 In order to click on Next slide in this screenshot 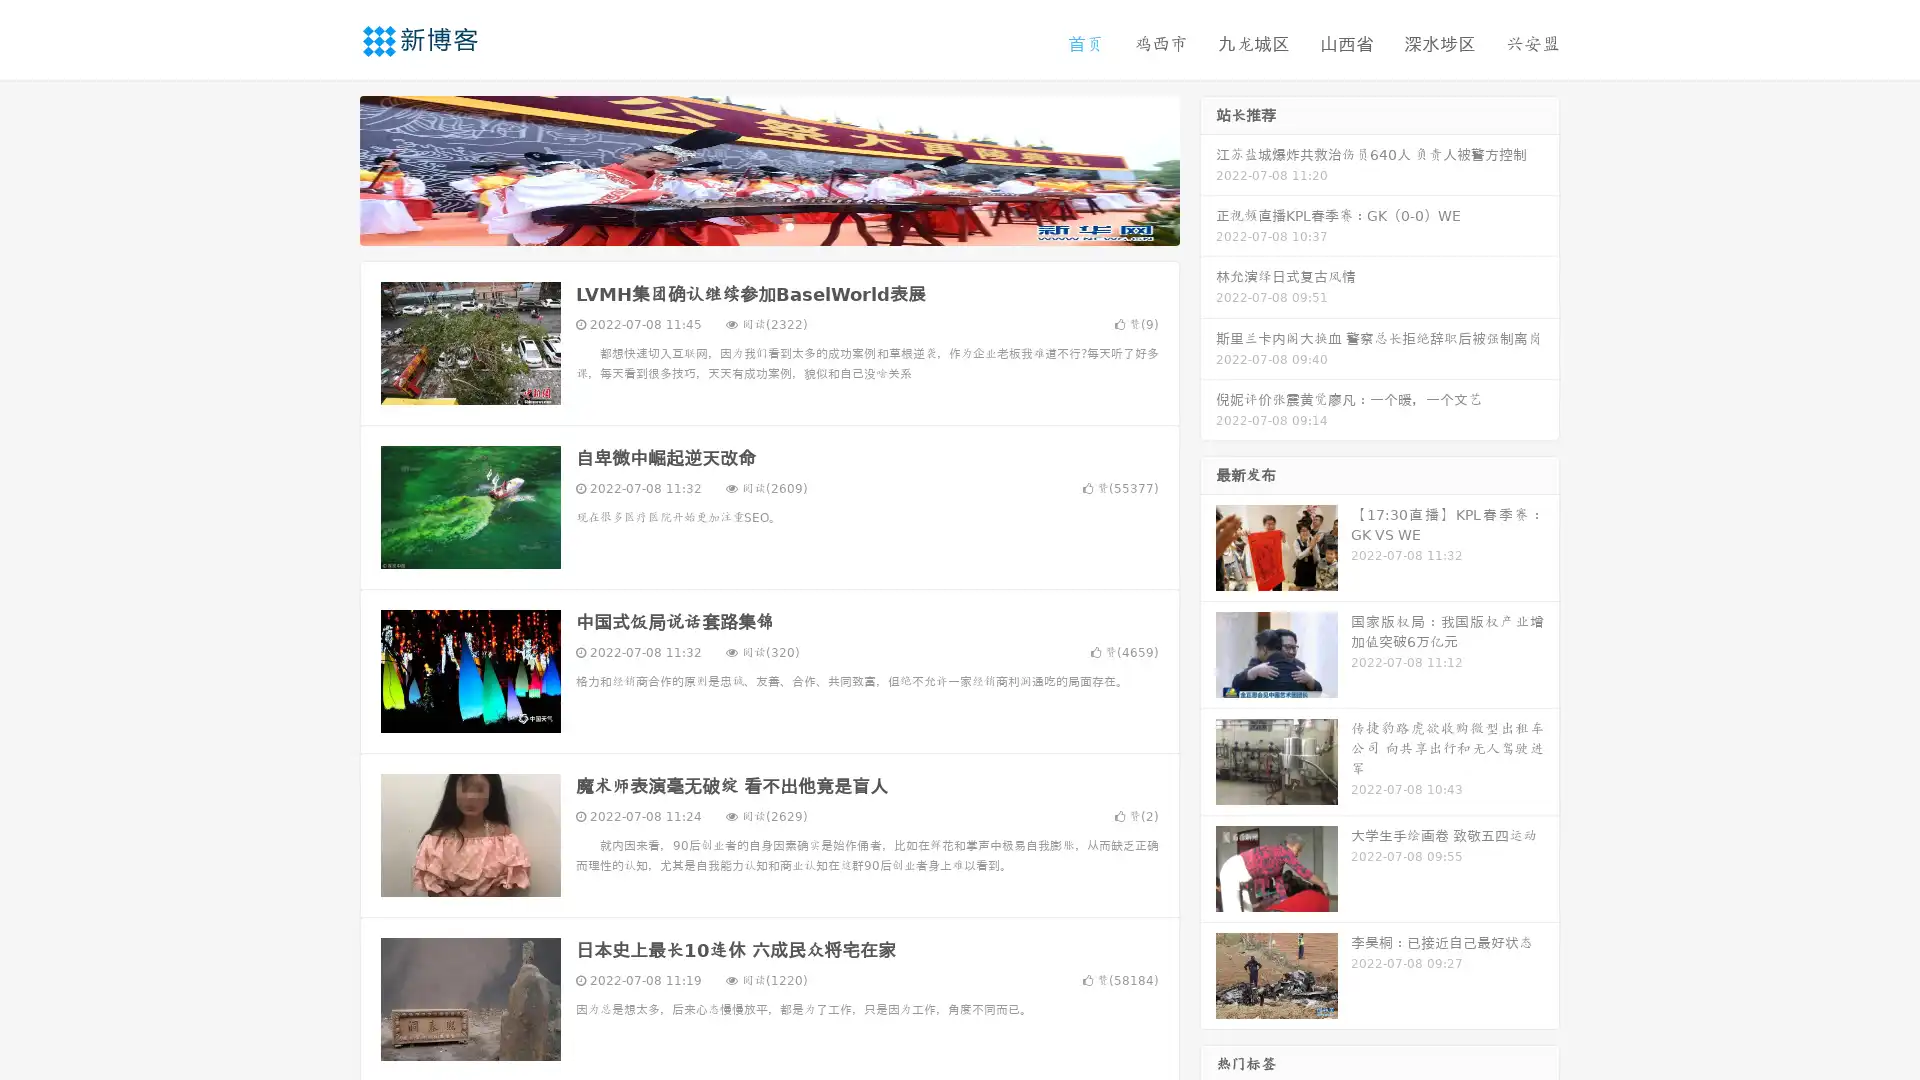, I will do `click(1208, 168)`.